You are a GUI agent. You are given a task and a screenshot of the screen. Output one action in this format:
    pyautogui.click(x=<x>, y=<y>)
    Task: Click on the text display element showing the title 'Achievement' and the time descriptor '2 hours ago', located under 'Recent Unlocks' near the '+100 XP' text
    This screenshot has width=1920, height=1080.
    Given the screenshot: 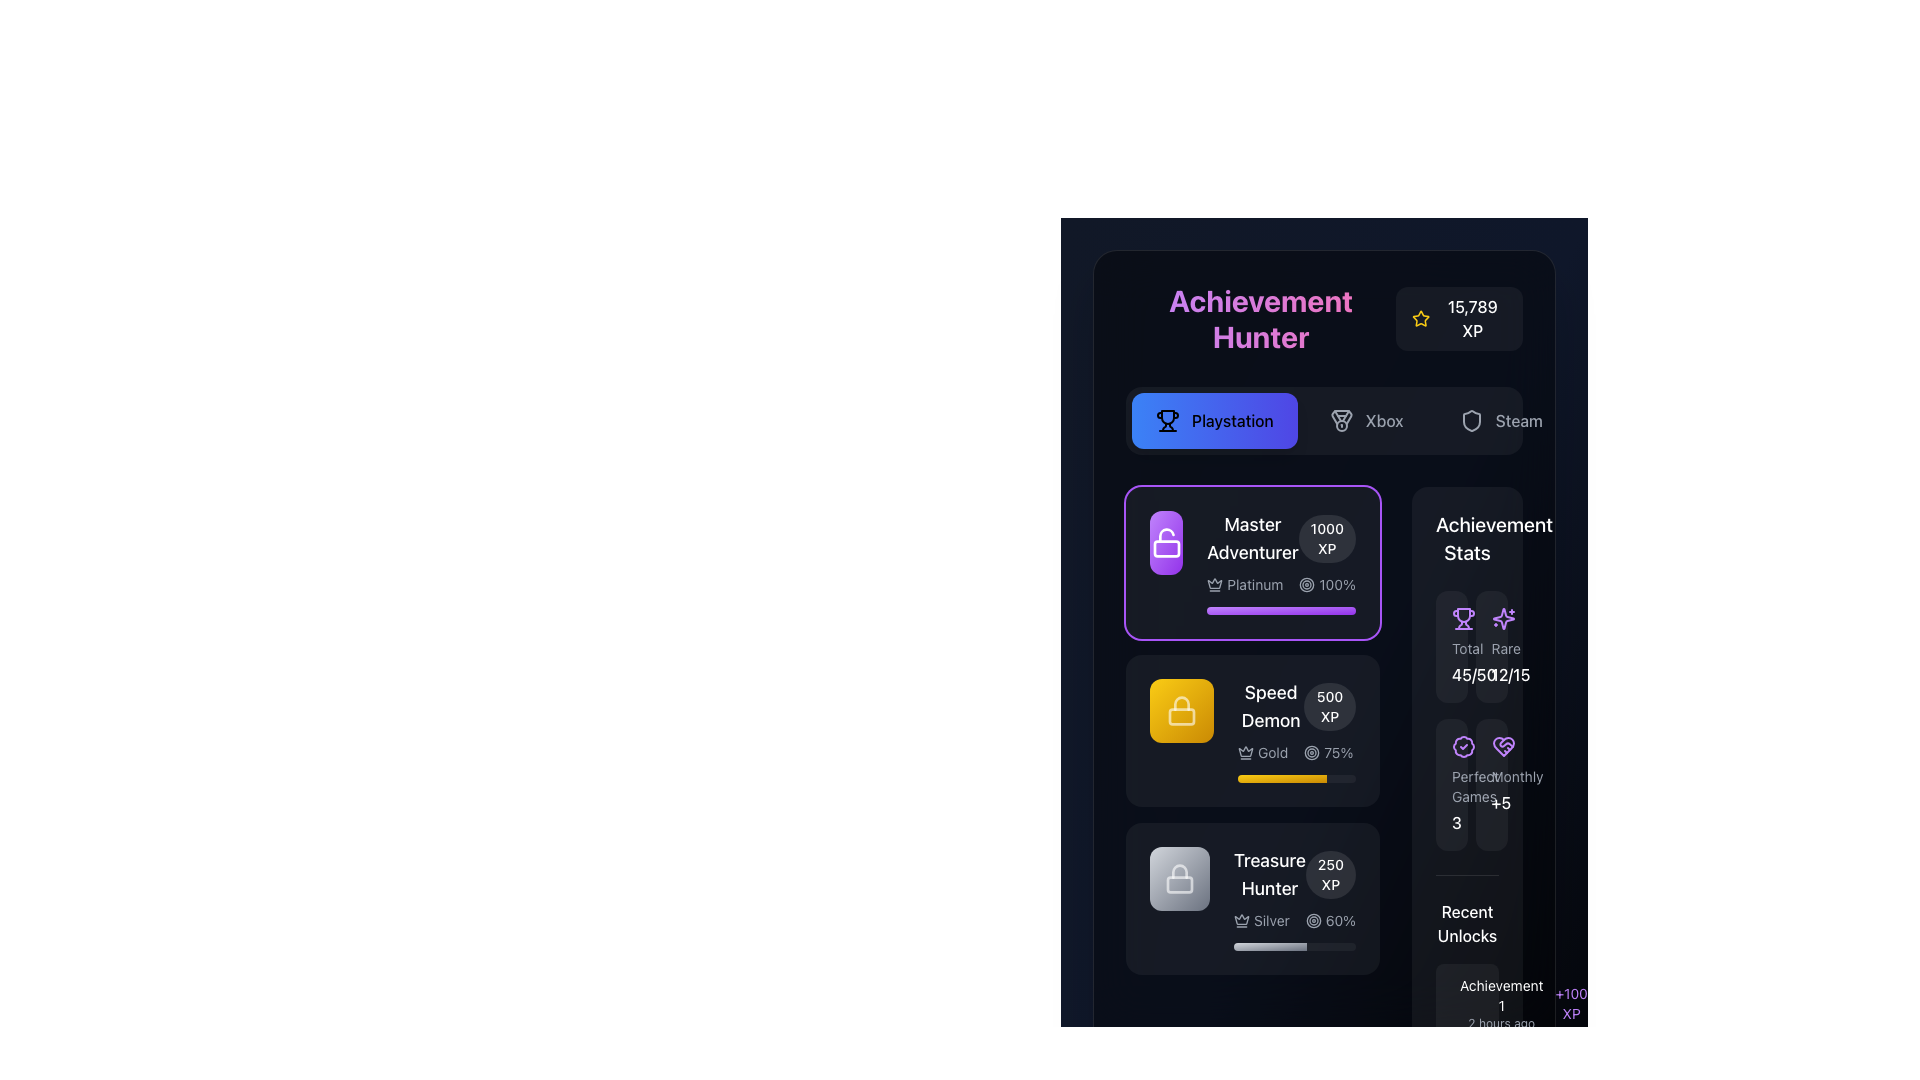 What is the action you would take?
    pyautogui.click(x=1501, y=1003)
    